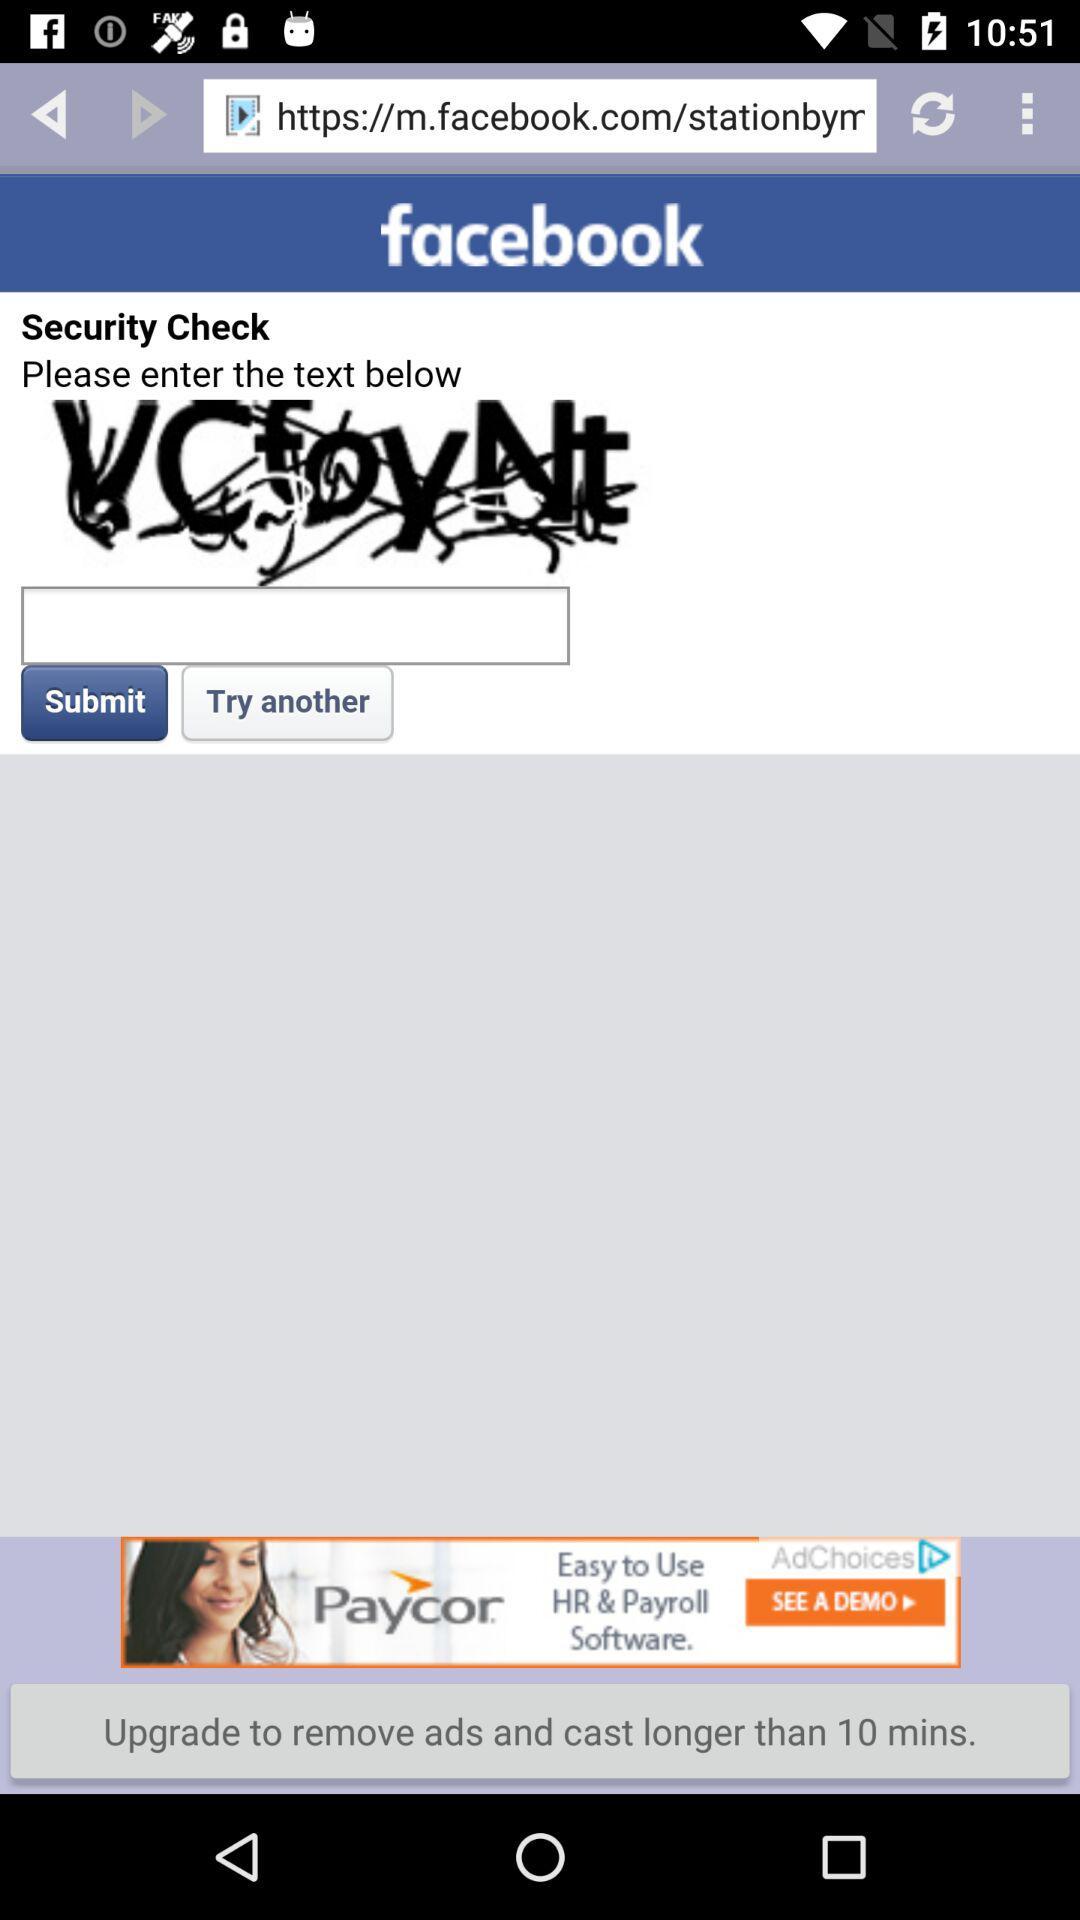 This screenshot has height=1920, width=1080. I want to click on go forward, so click(148, 111).